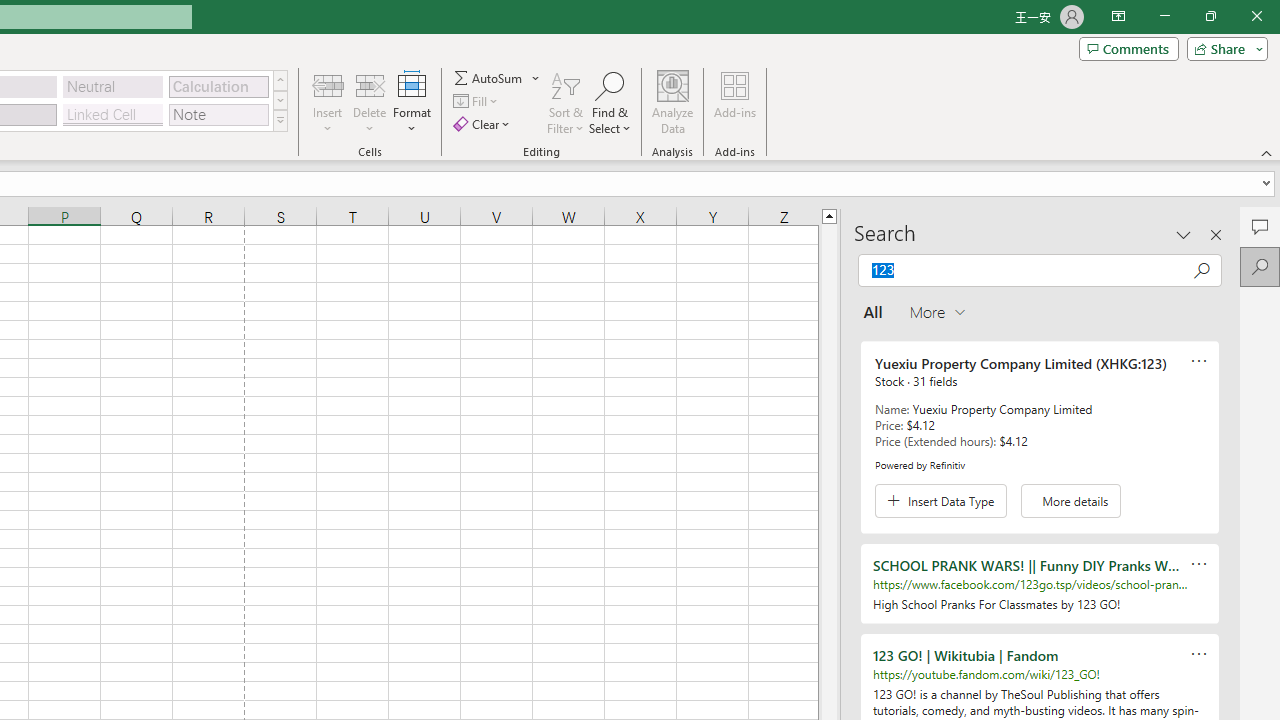 The height and width of the screenshot is (720, 1280). What do you see at coordinates (497, 77) in the screenshot?
I see `'AutoSum'` at bounding box center [497, 77].